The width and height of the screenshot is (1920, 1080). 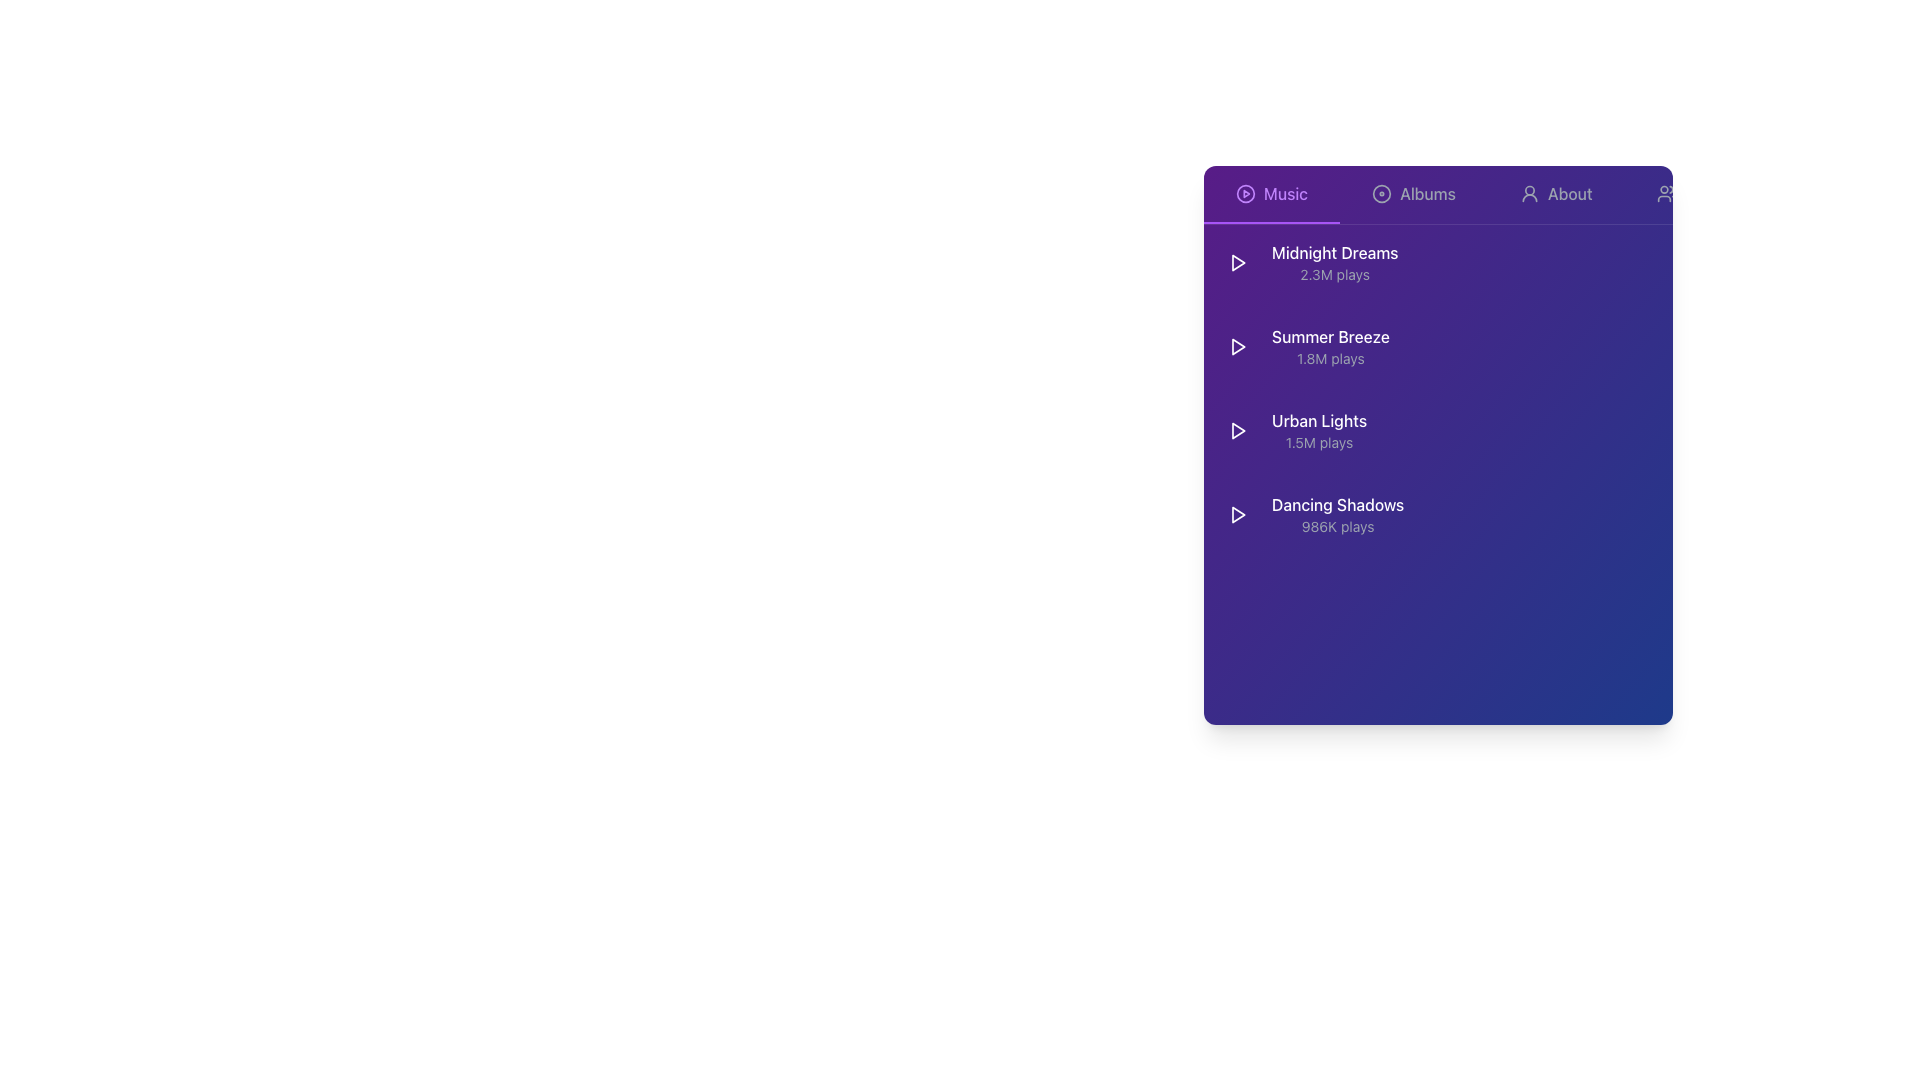 What do you see at coordinates (1334, 261) in the screenshot?
I see `the text label displaying the title 'Midnight Dreams'` at bounding box center [1334, 261].